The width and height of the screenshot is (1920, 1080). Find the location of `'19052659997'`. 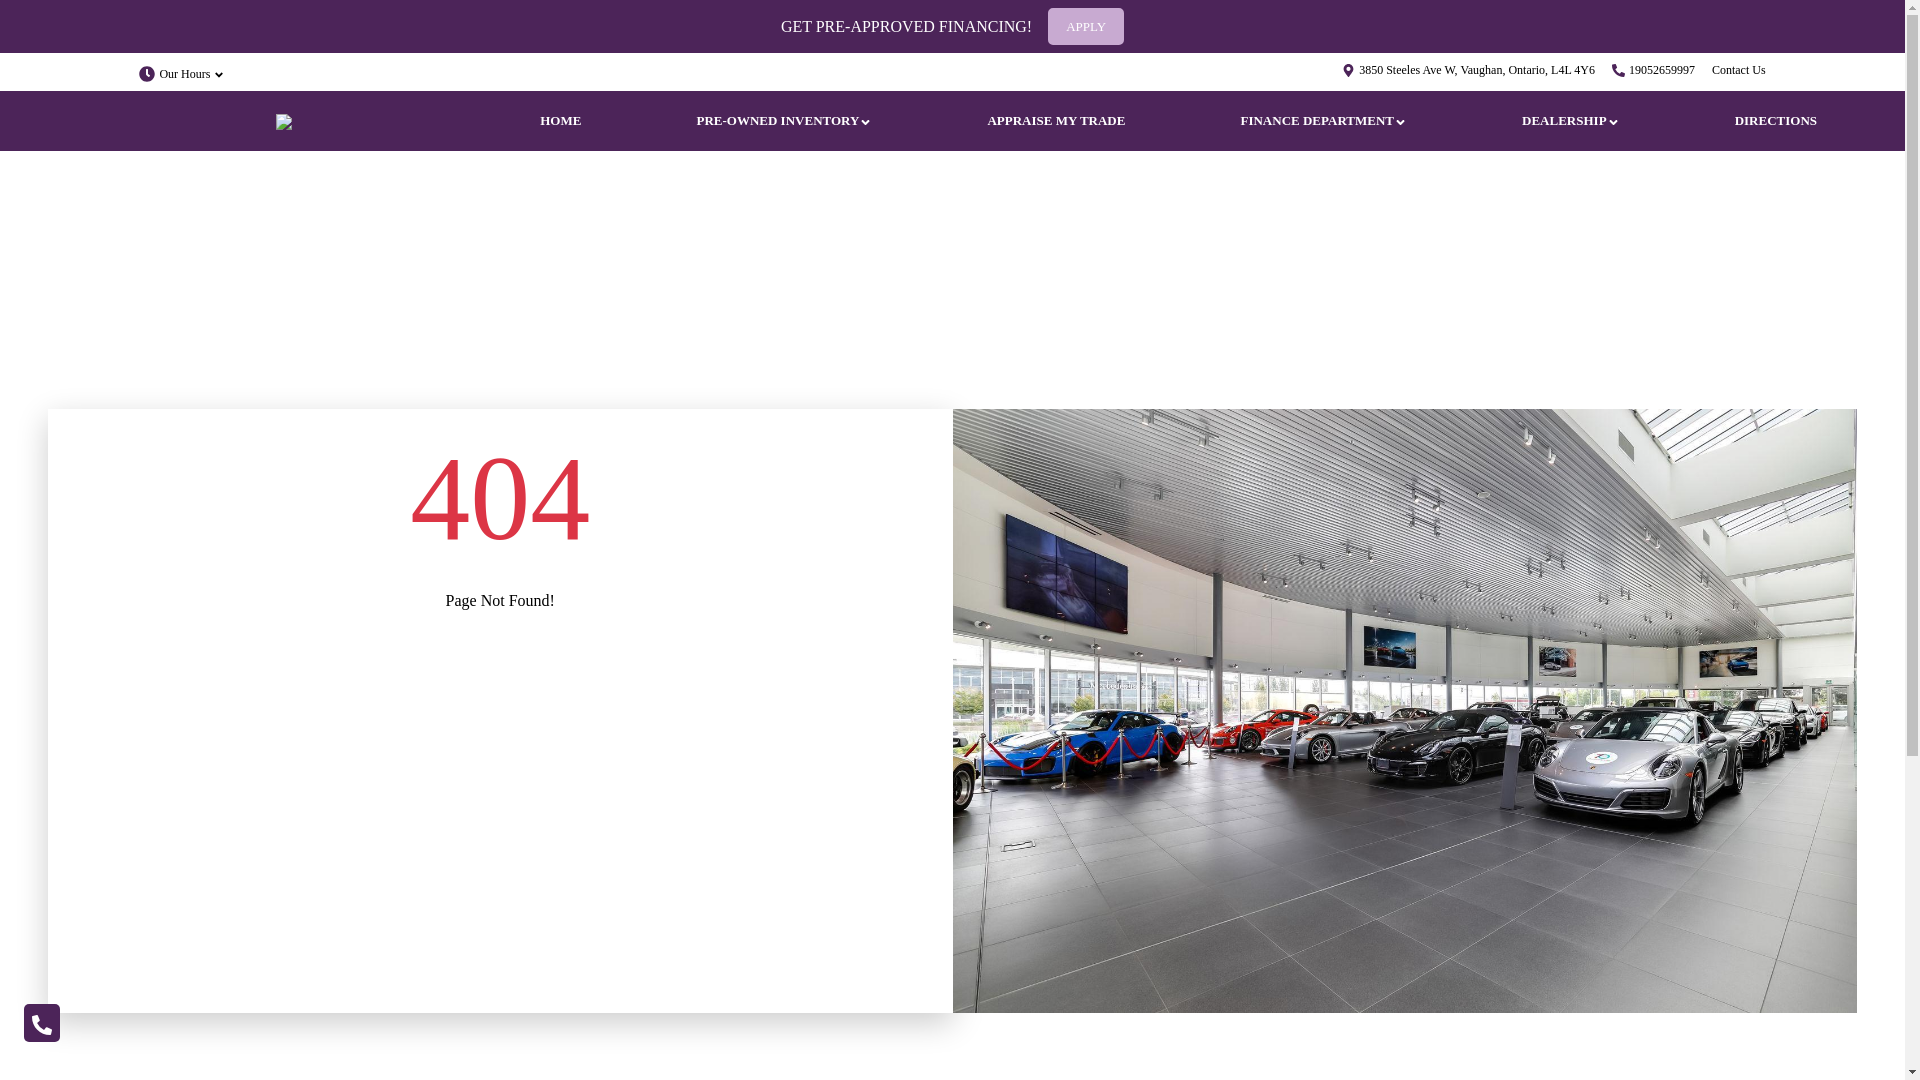

'19052659997' is located at coordinates (1661, 68).